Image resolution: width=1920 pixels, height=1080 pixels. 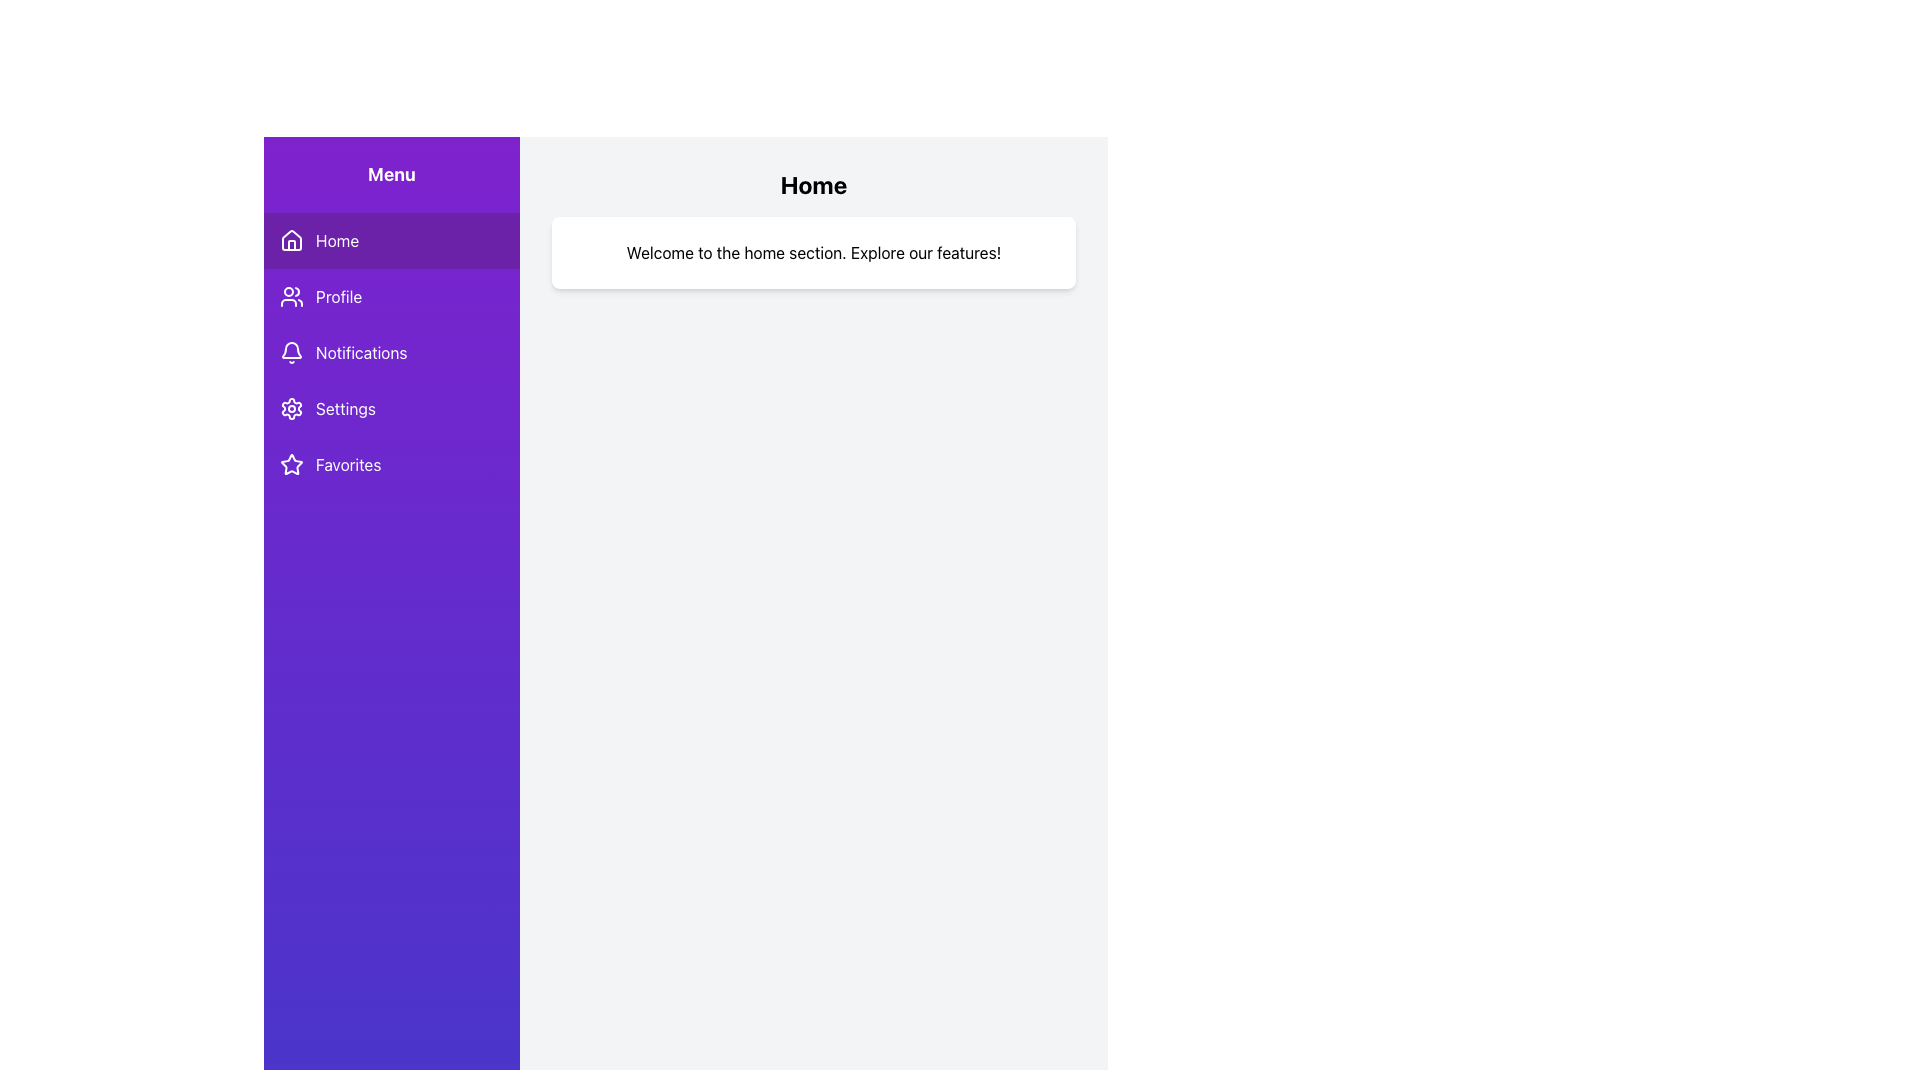 What do you see at coordinates (291, 238) in the screenshot?
I see `the house icon located next to the 'Home' text label in the vertical navigation menu` at bounding box center [291, 238].